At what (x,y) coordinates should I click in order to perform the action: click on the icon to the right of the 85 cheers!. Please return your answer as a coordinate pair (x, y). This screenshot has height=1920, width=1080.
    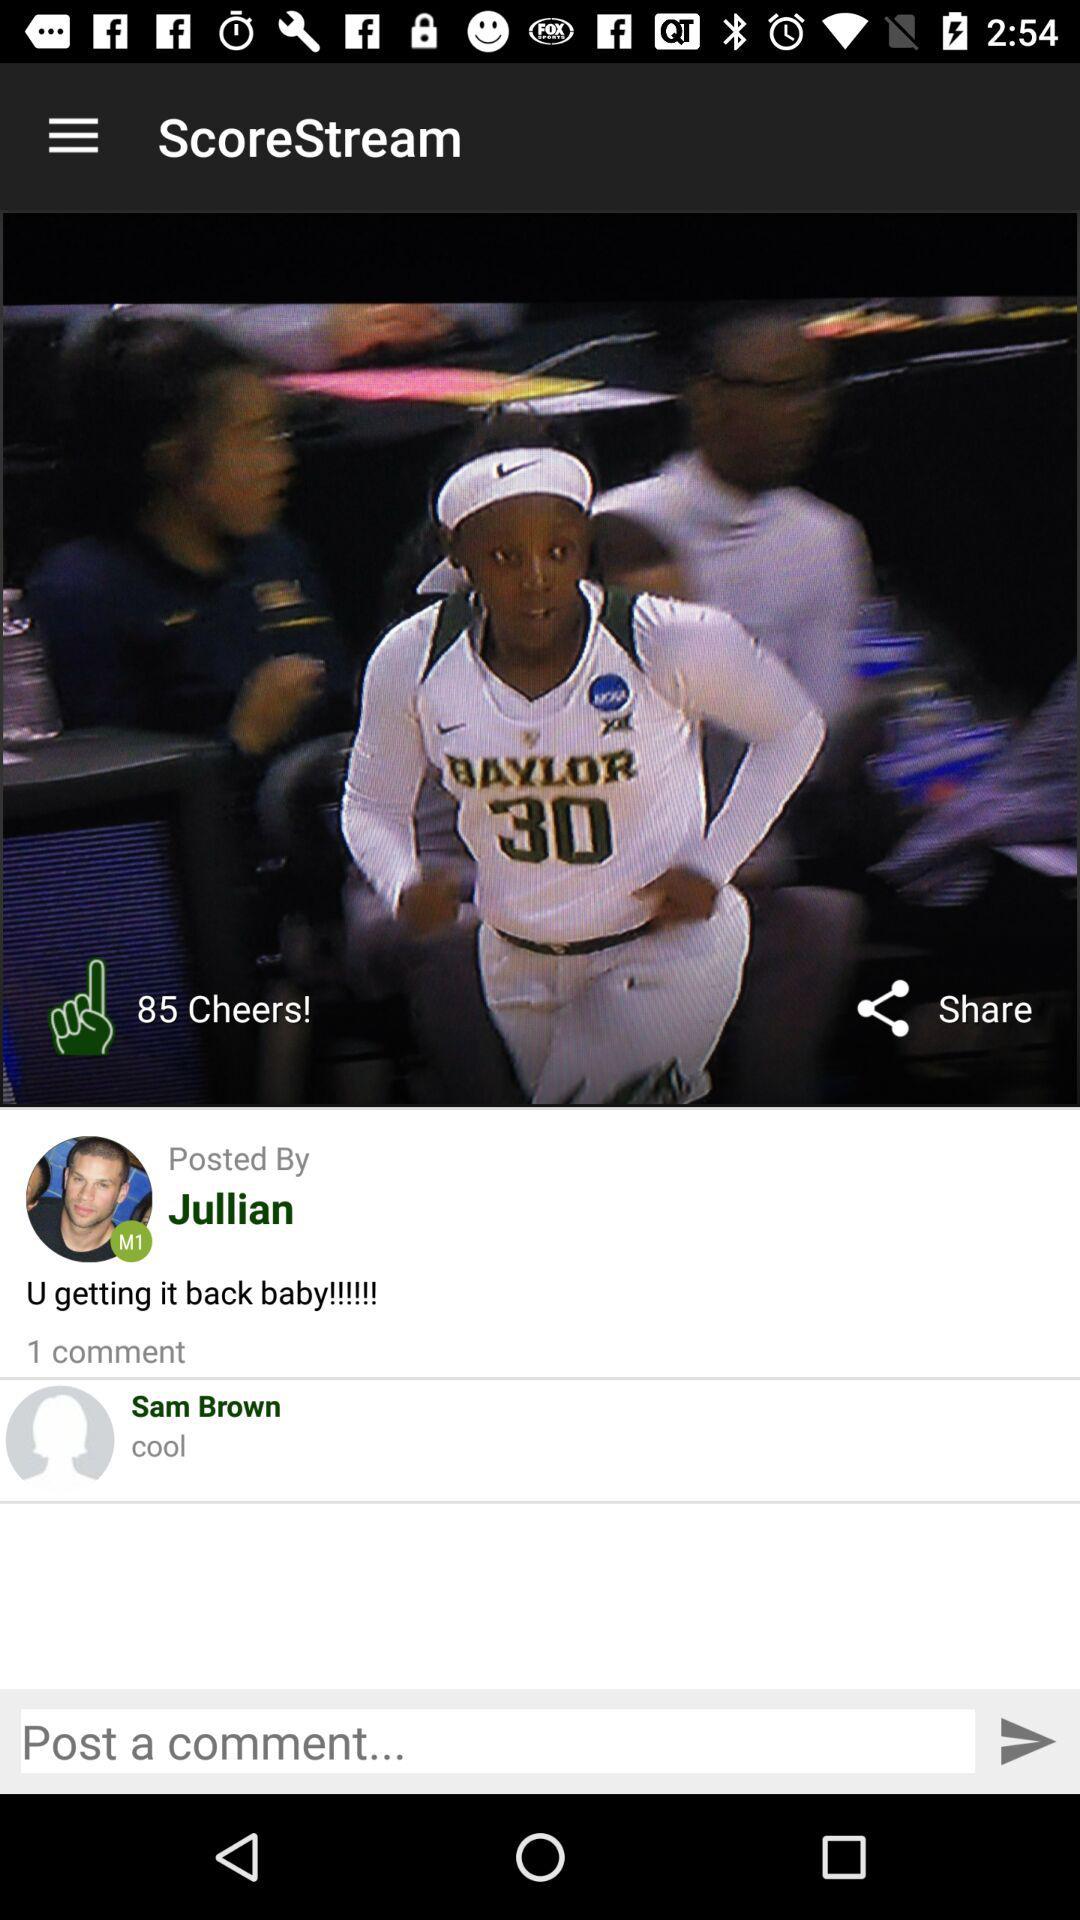
    Looking at the image, I should click on (882, 1008).